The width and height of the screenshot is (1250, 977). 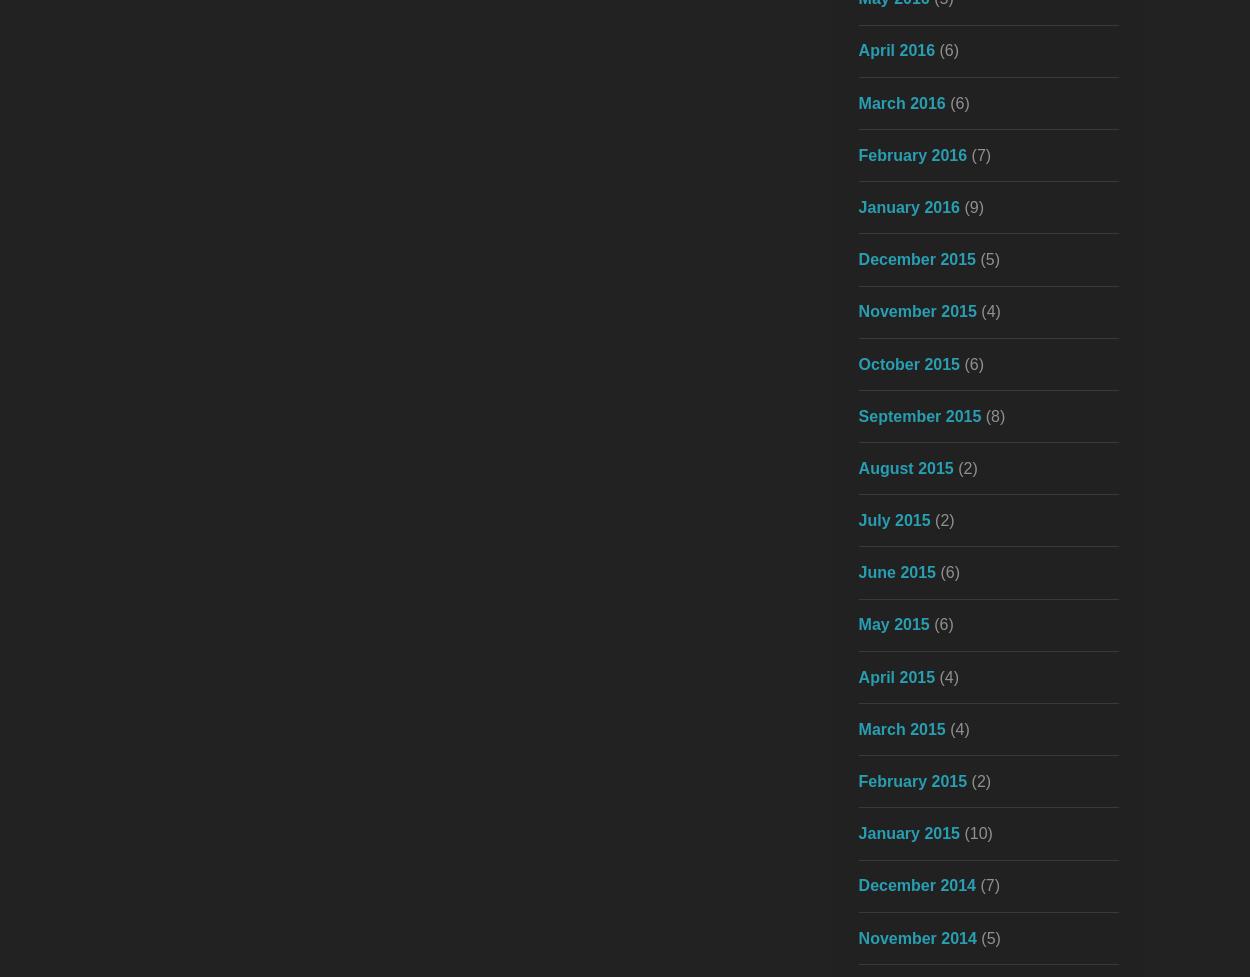 I want to click on 'January 2015', so click(x=857, y=832).